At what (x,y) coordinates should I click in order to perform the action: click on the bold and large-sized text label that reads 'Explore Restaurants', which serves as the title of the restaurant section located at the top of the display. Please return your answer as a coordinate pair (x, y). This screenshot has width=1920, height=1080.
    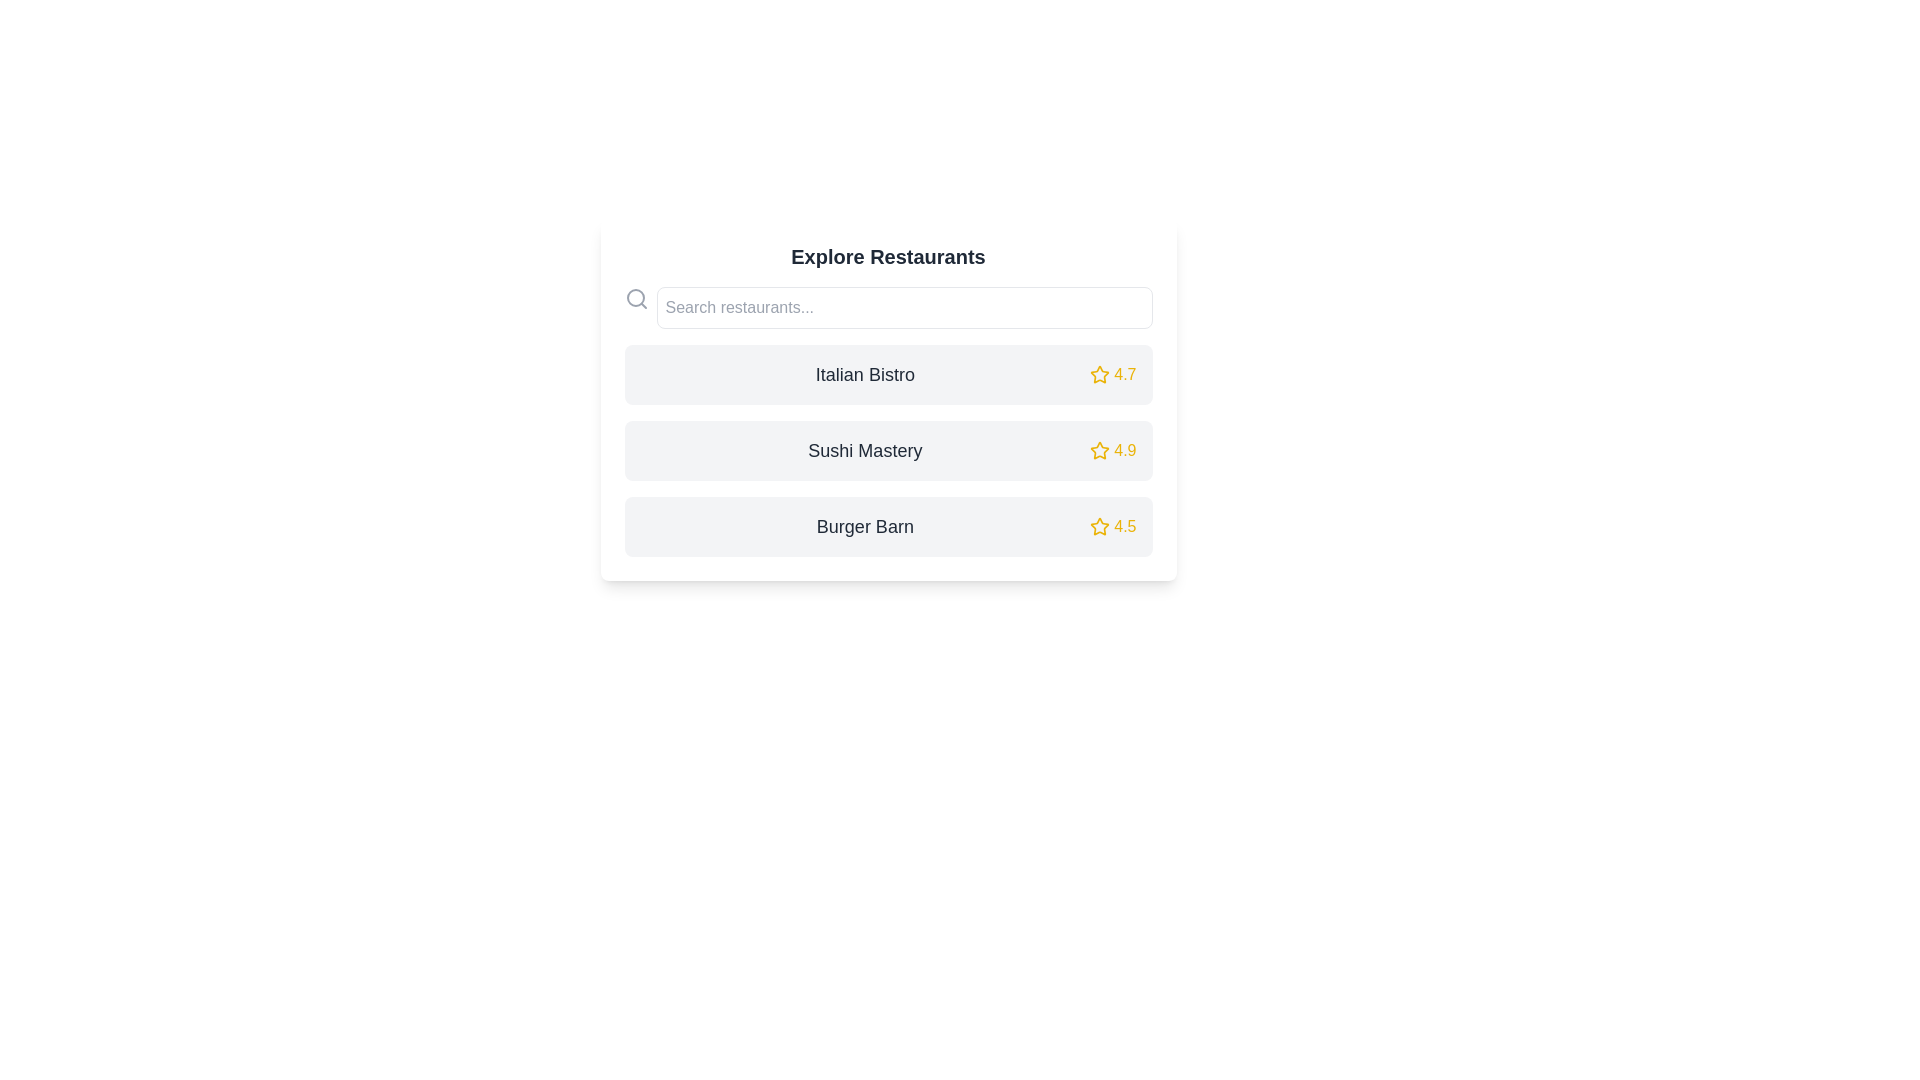
    Looking at the image, I should click on (887, 256).